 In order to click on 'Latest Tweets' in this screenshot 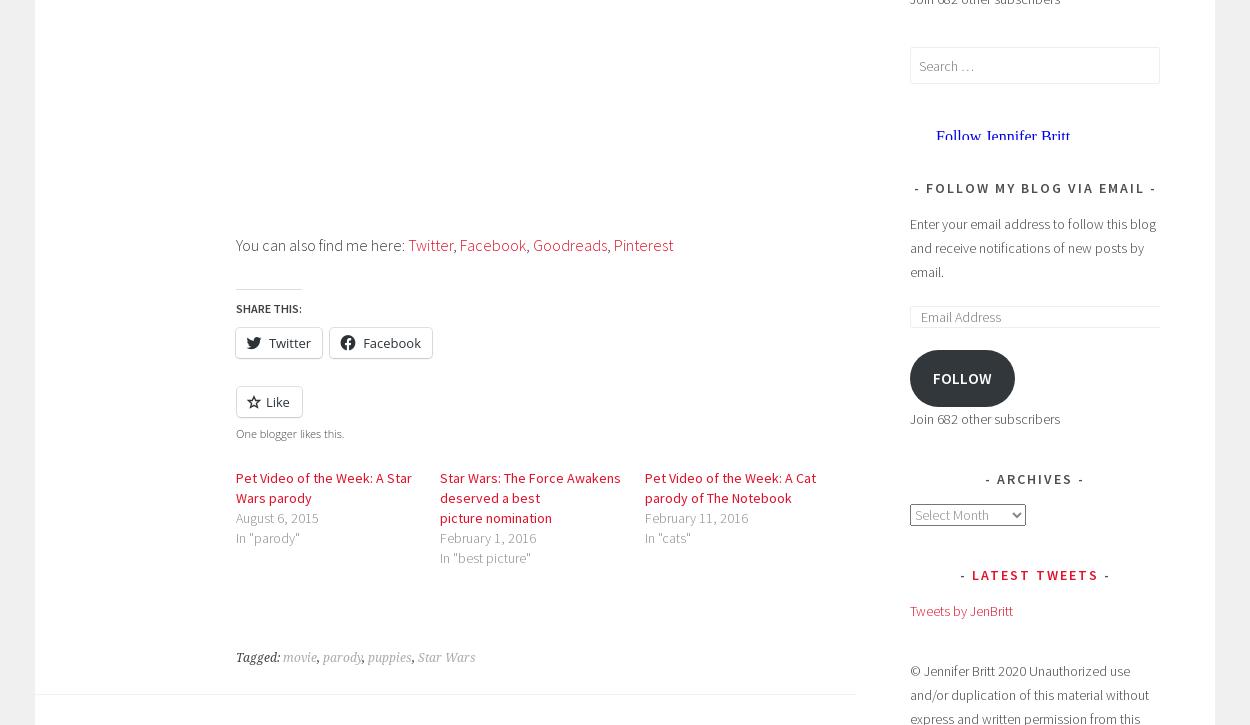, I will do `click(1034, 573)`.